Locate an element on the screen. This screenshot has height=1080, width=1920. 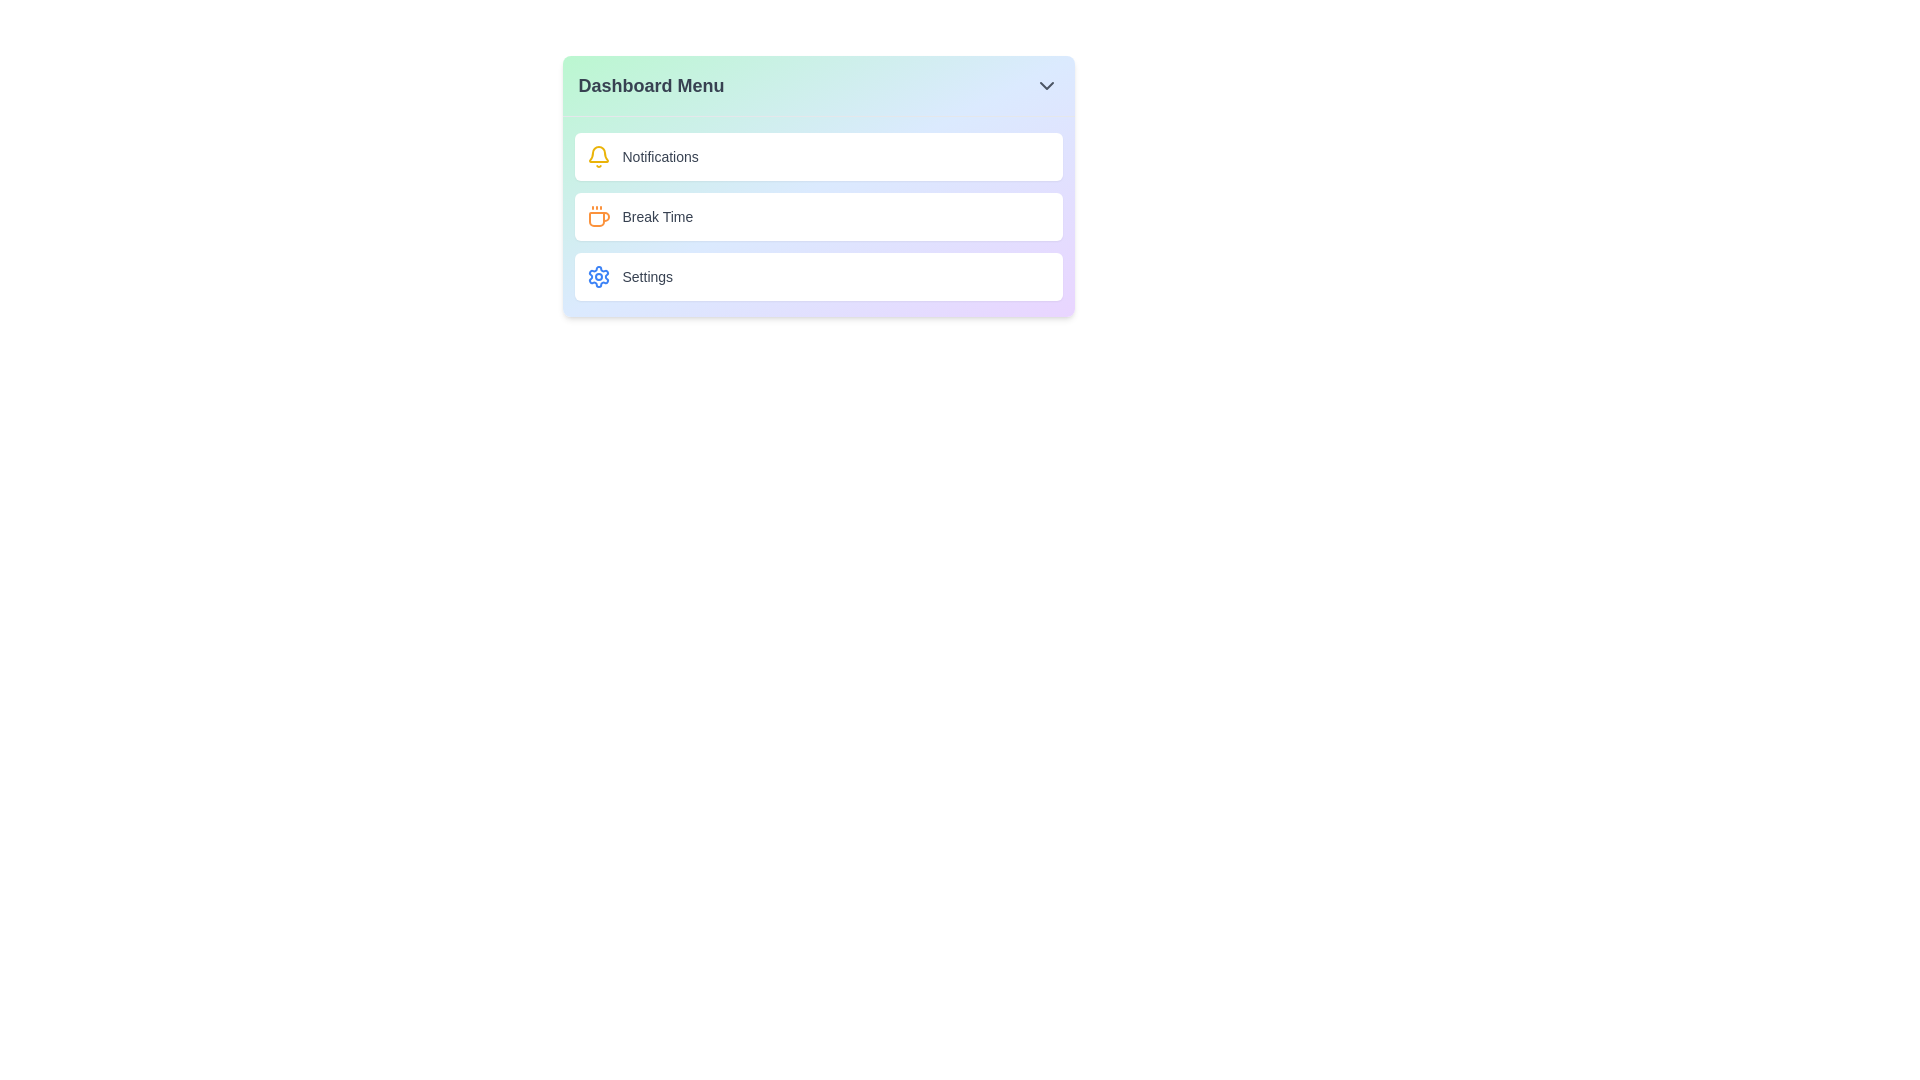
the 'Notifications' label in the menu, which is positioned to the right of a yellow bell icon and within a light-colored box with rounded corners is located at coordinates (660, 156).